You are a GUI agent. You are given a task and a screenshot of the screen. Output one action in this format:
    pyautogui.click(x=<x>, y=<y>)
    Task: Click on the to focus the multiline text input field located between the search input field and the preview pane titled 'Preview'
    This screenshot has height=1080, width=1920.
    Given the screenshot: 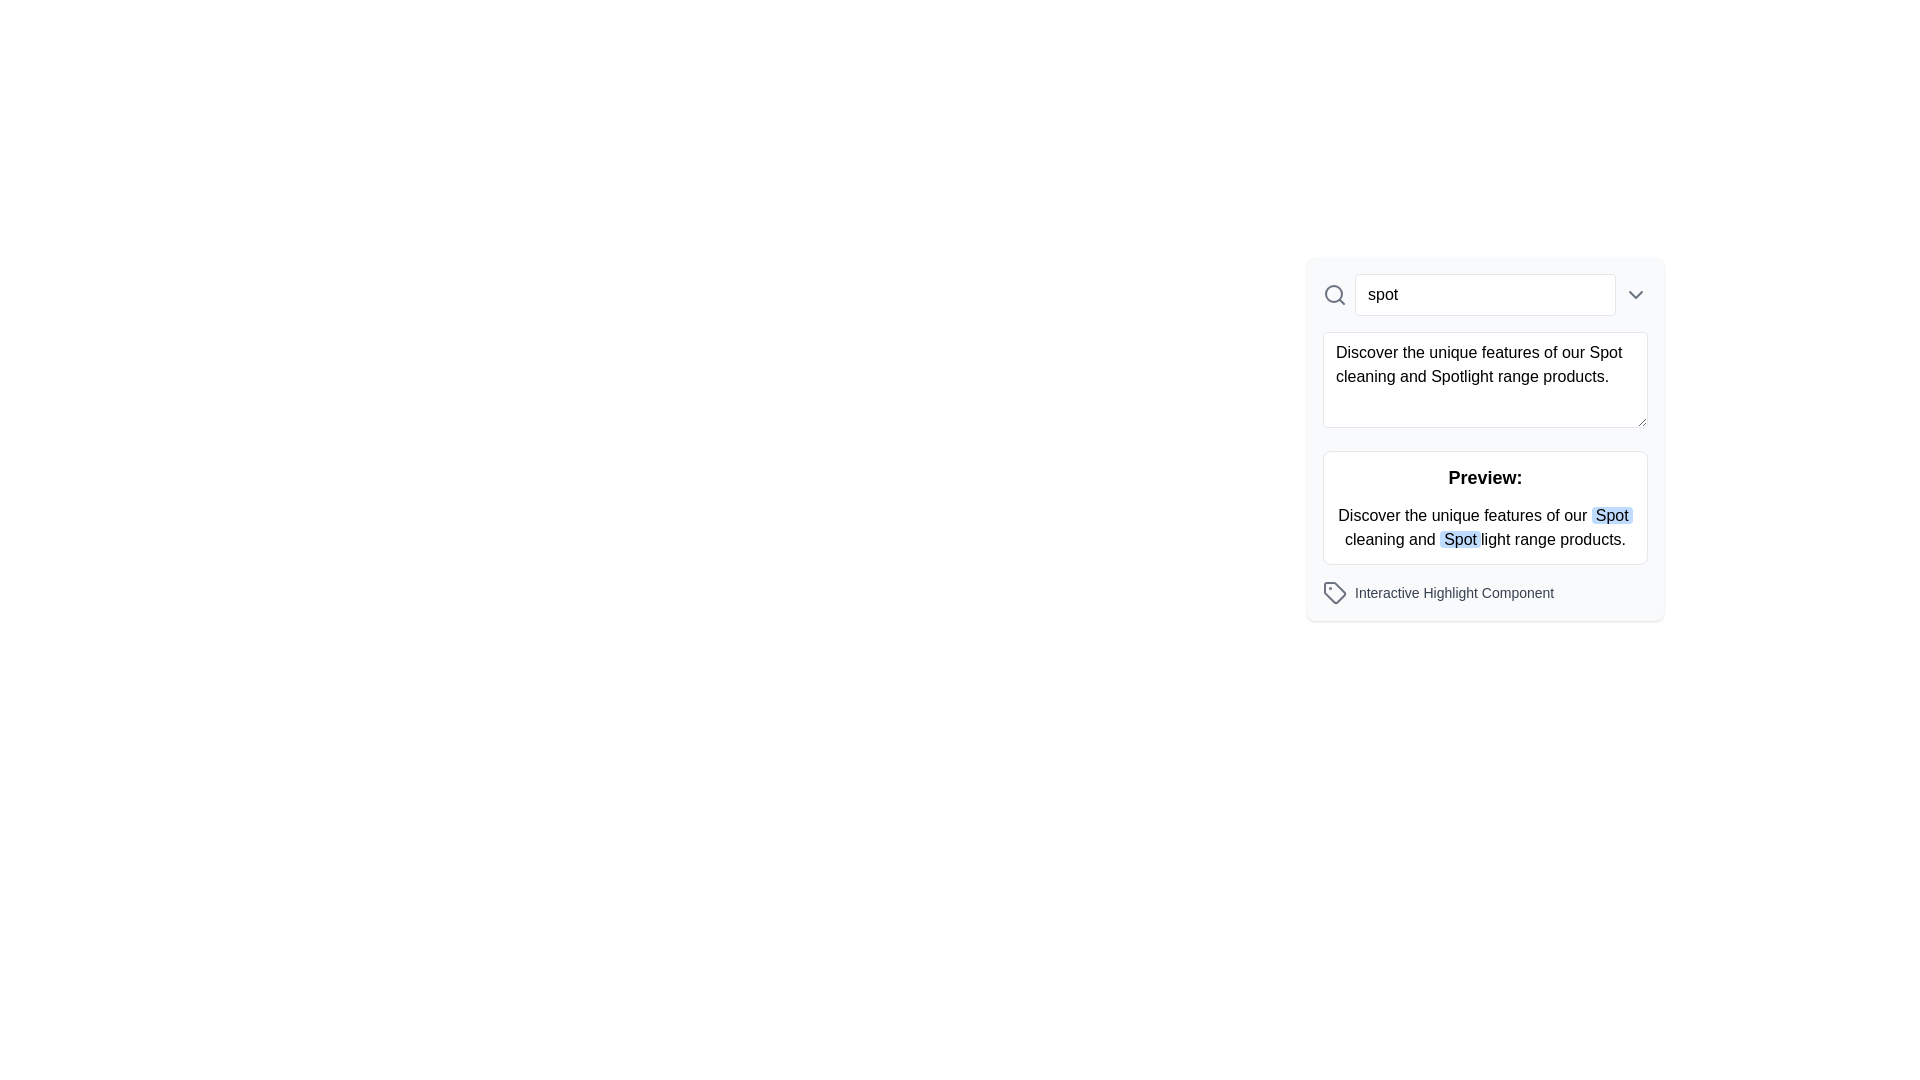 What is the action you would take?
    pyautogui.click(x=1485, y=380)
    